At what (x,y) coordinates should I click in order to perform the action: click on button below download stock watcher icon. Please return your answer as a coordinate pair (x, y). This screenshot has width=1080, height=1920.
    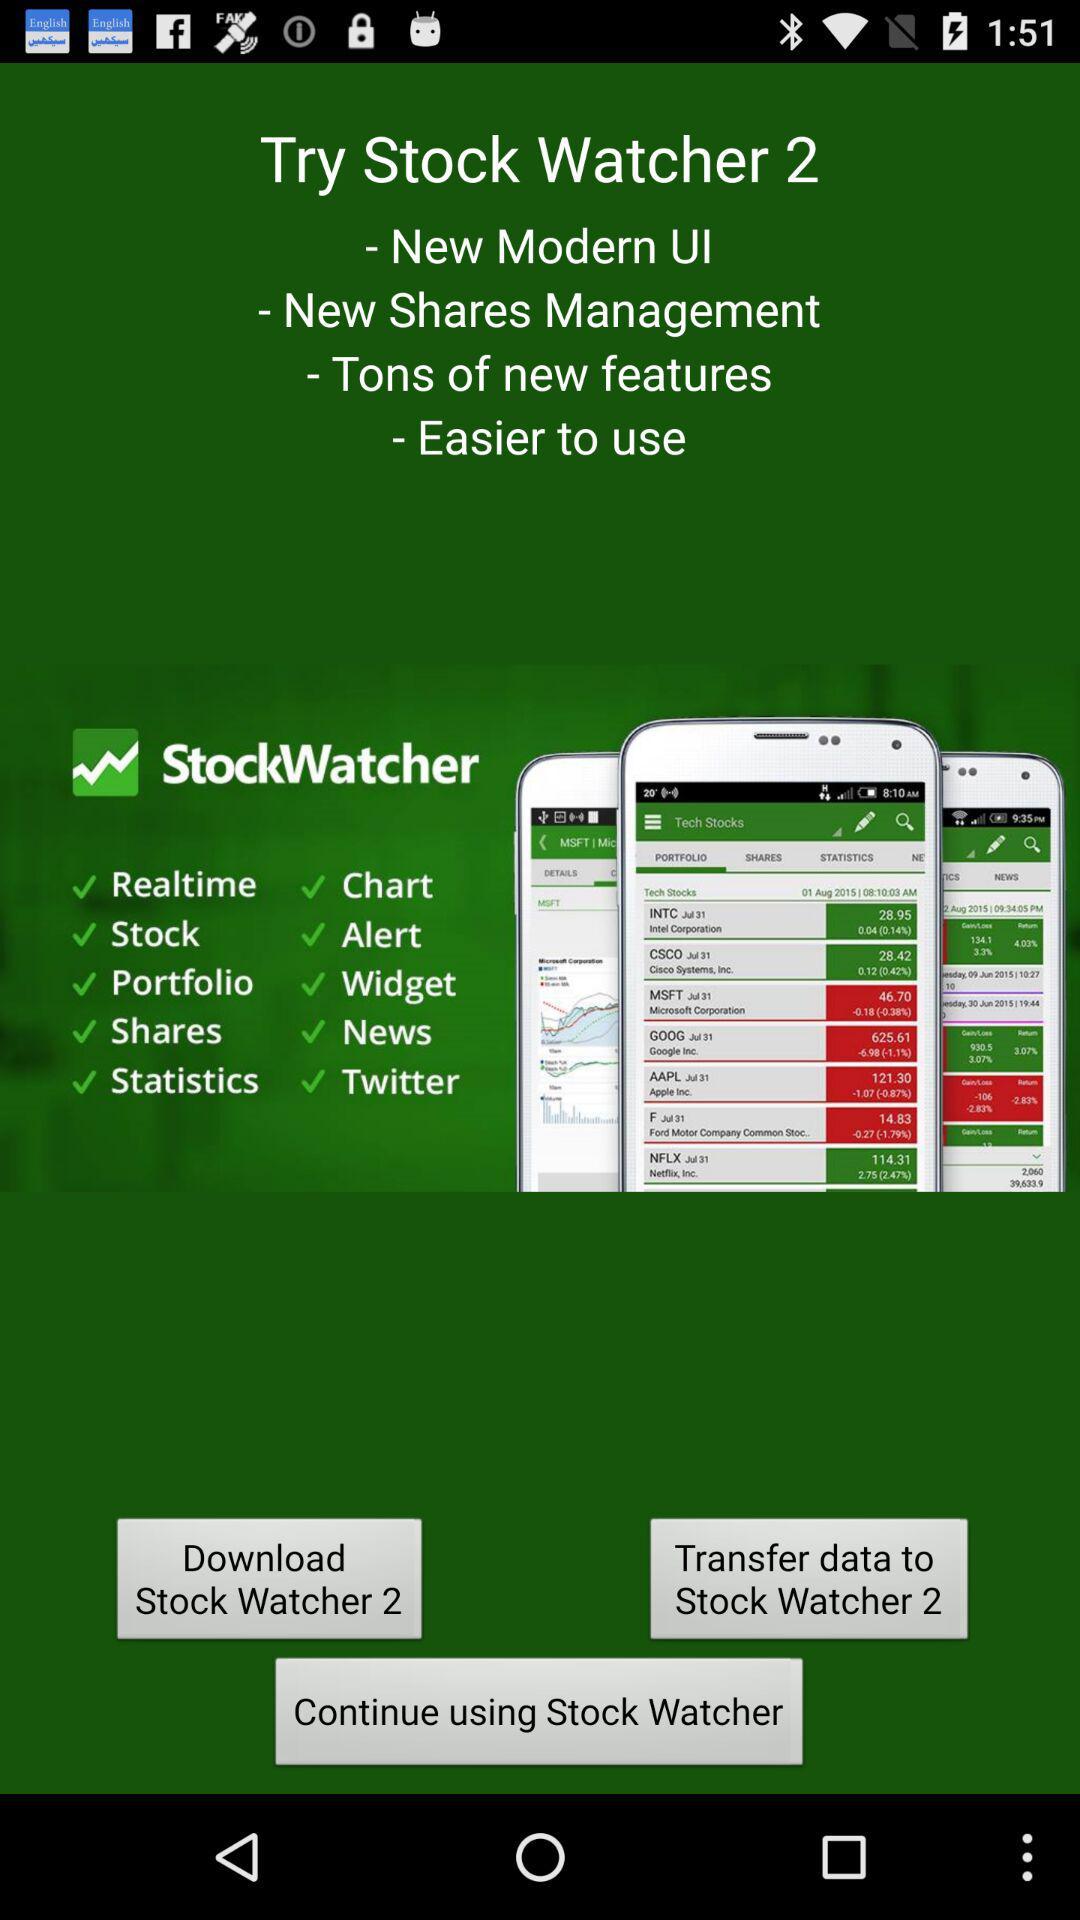
    Looking at the image, I should click on (538, 1716).